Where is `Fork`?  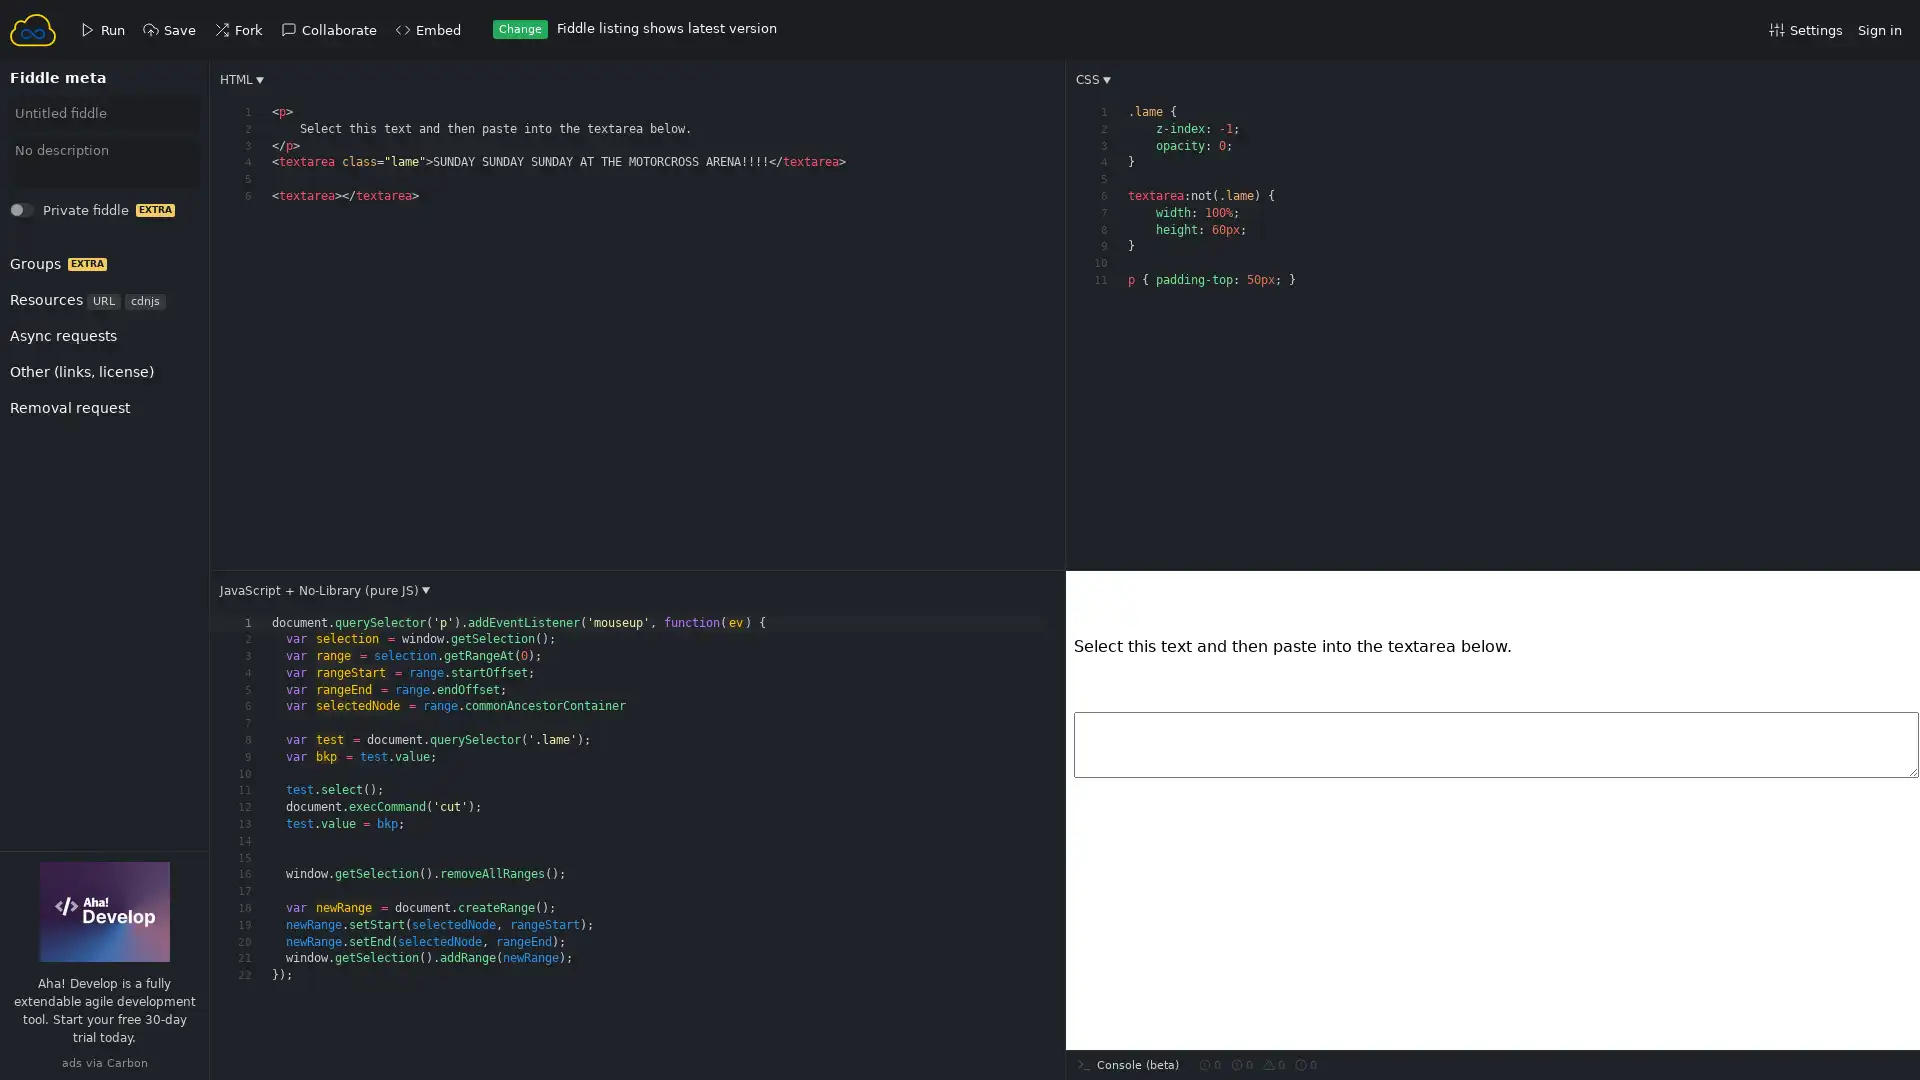 Fork is located at coordinates (41, 215).